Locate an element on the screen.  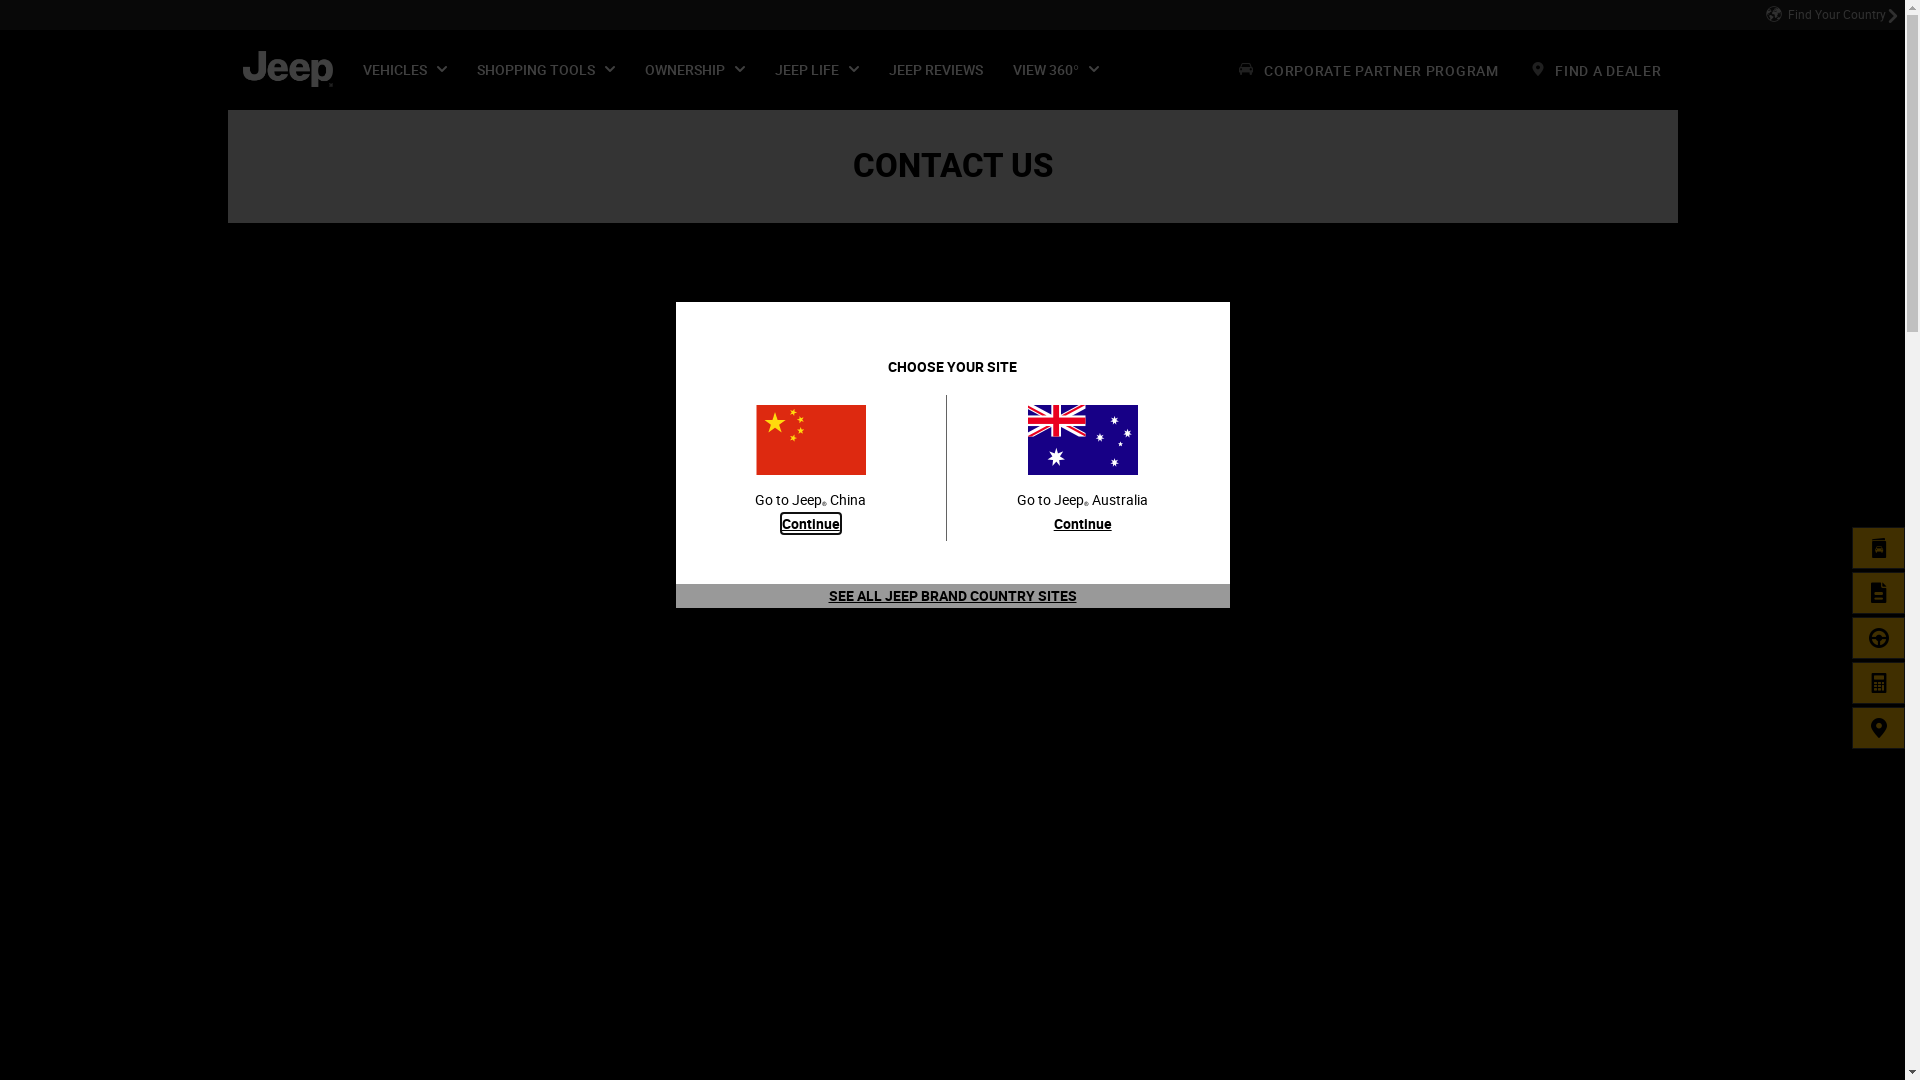
'REQUEST A QUOTE' is located at coordinates (1877, 592).